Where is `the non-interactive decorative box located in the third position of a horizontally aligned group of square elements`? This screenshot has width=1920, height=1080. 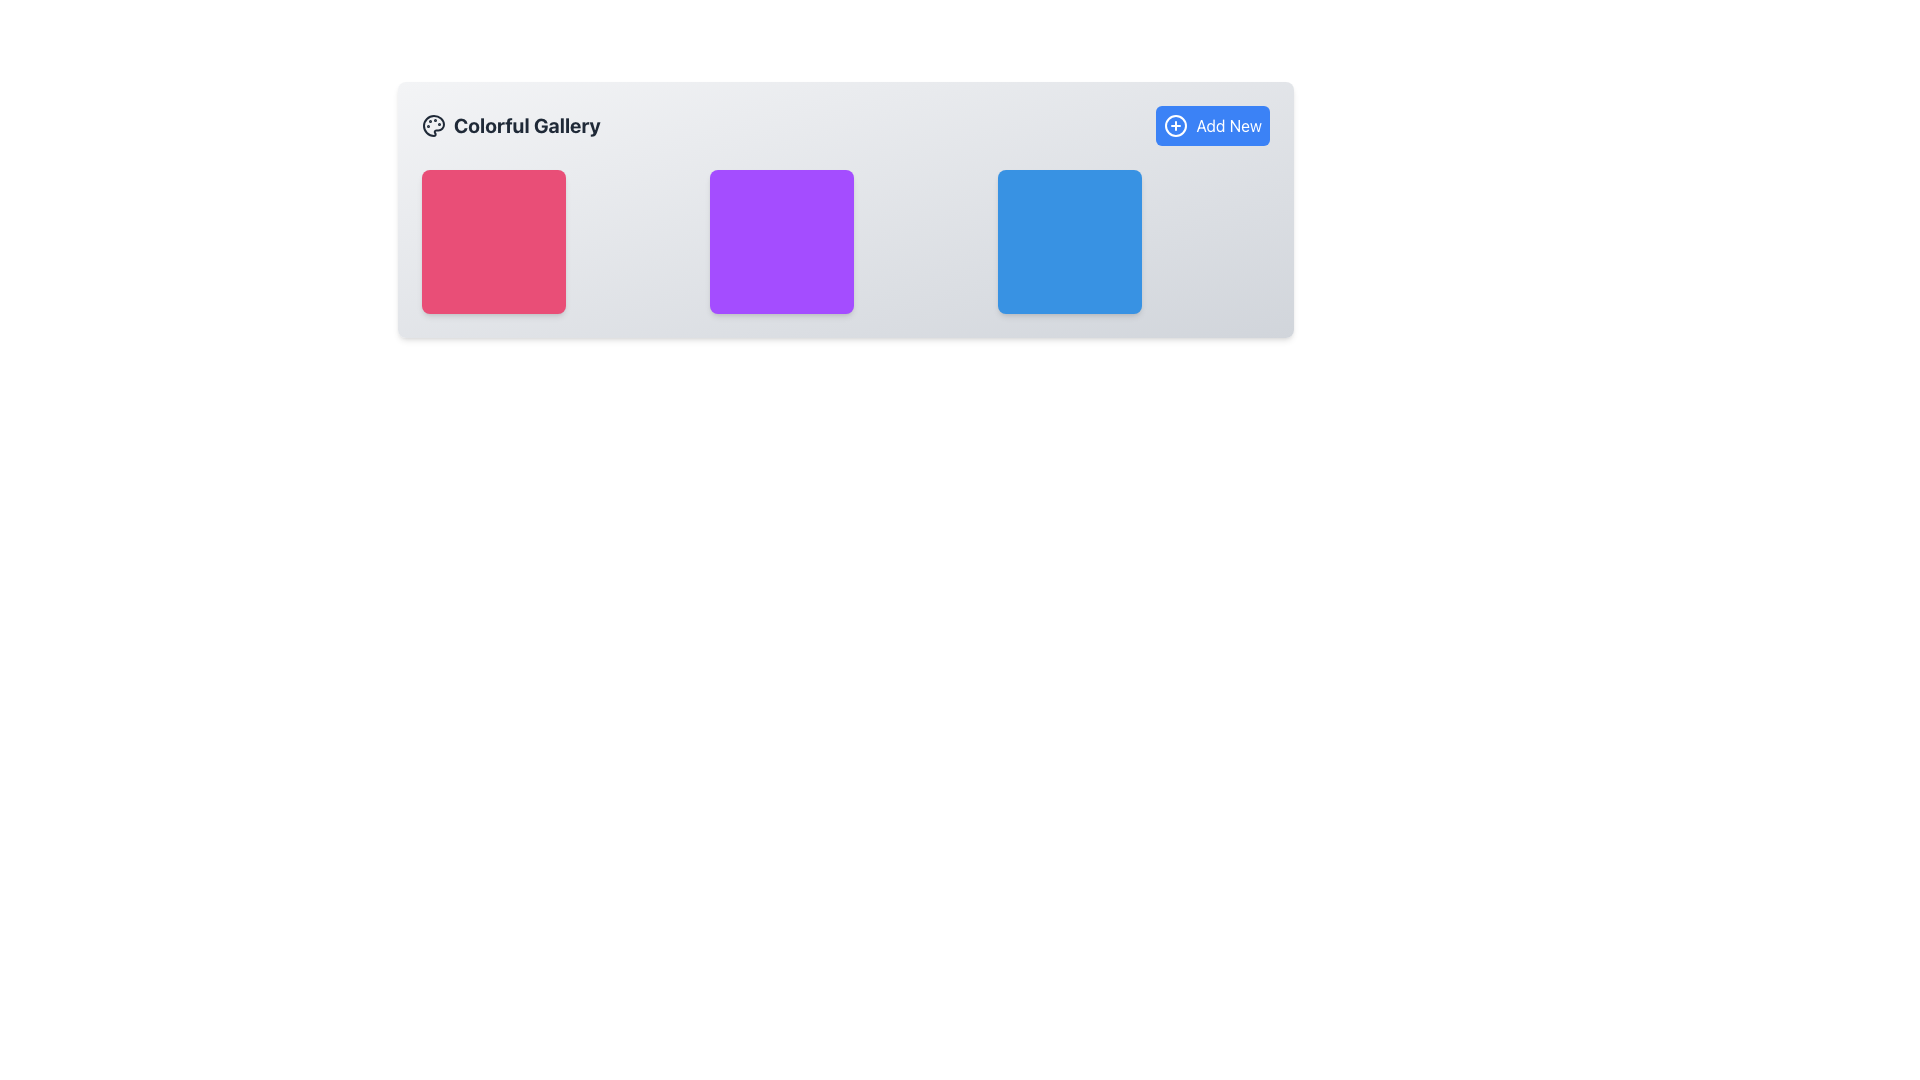
the non-interactive decorative box located in the third position of a horizontally aligned group of square elements is located at coordinates (1069, 241).